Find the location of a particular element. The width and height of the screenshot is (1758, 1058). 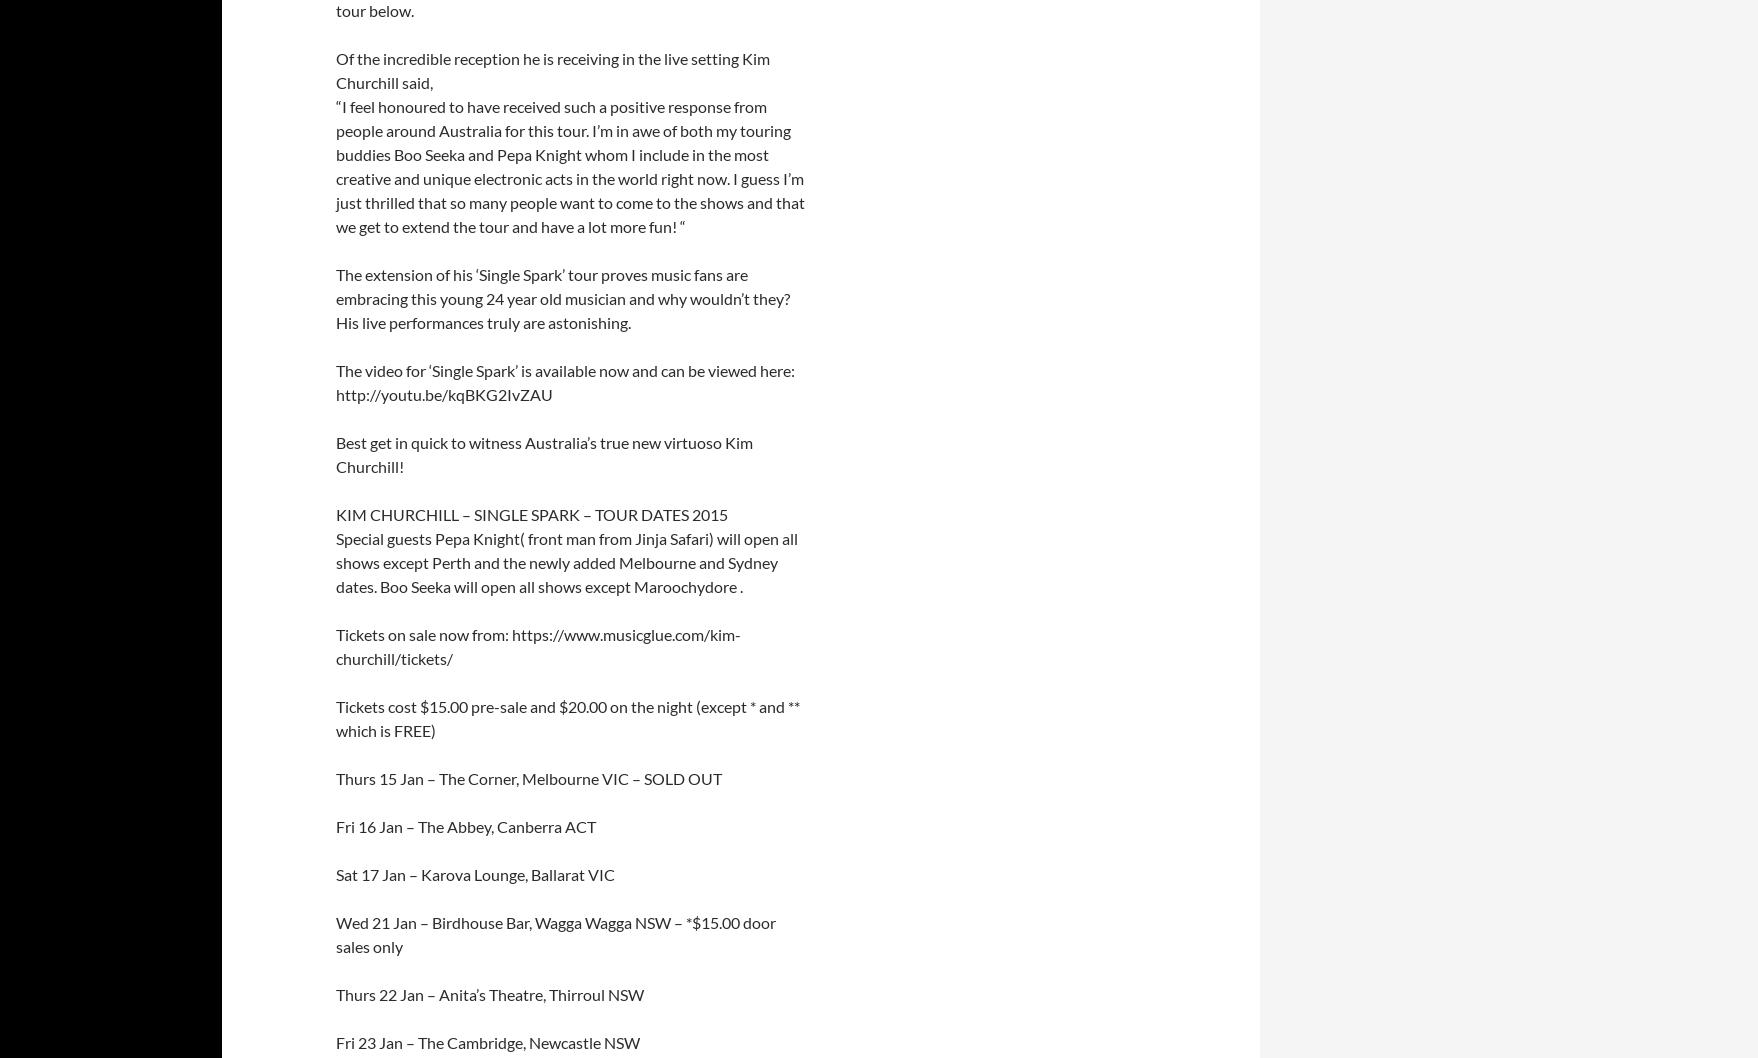

'The extension of his ‘Single Spark’ tour proves music fans are embracing this young 24 year old musician and why wouldn’t they? His live performances truly are astonishing.' is located at coordinates (562, 297).